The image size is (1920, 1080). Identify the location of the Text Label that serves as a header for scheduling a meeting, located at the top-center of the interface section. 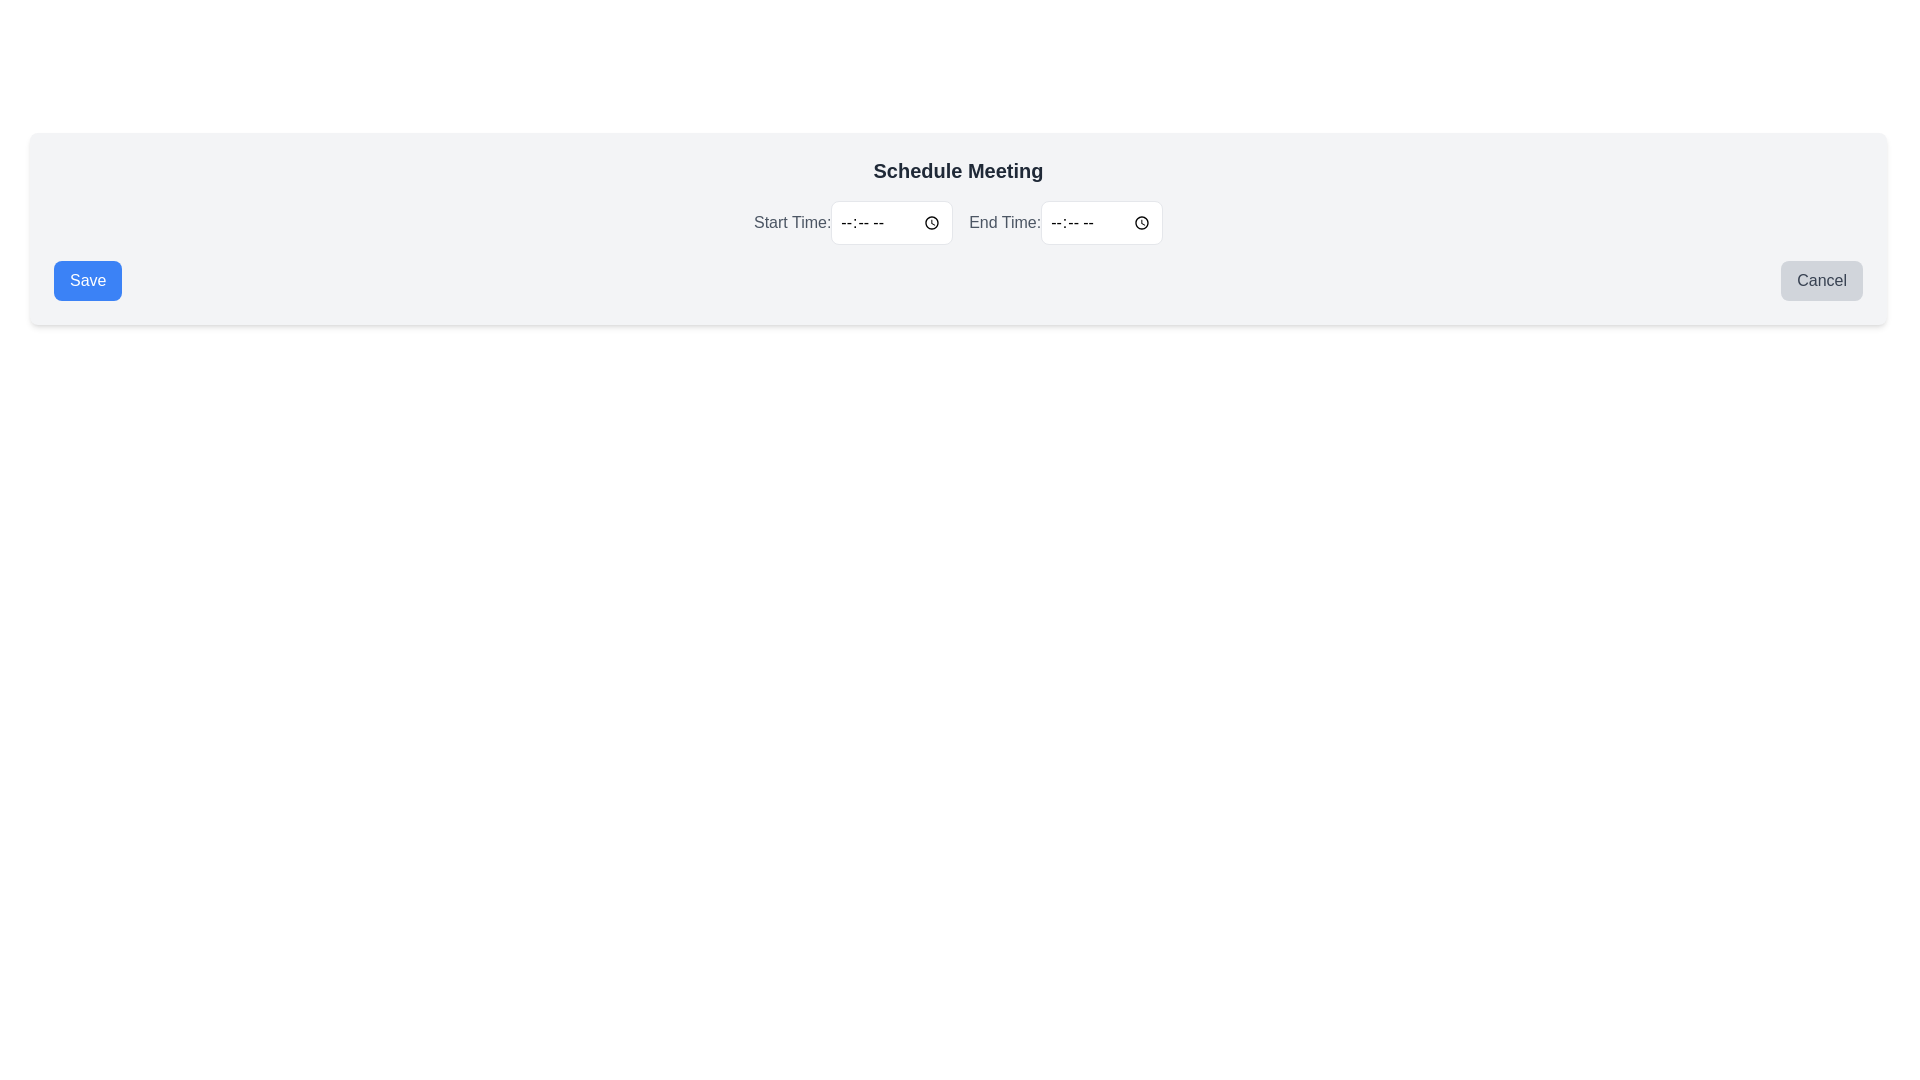
(957, 169).